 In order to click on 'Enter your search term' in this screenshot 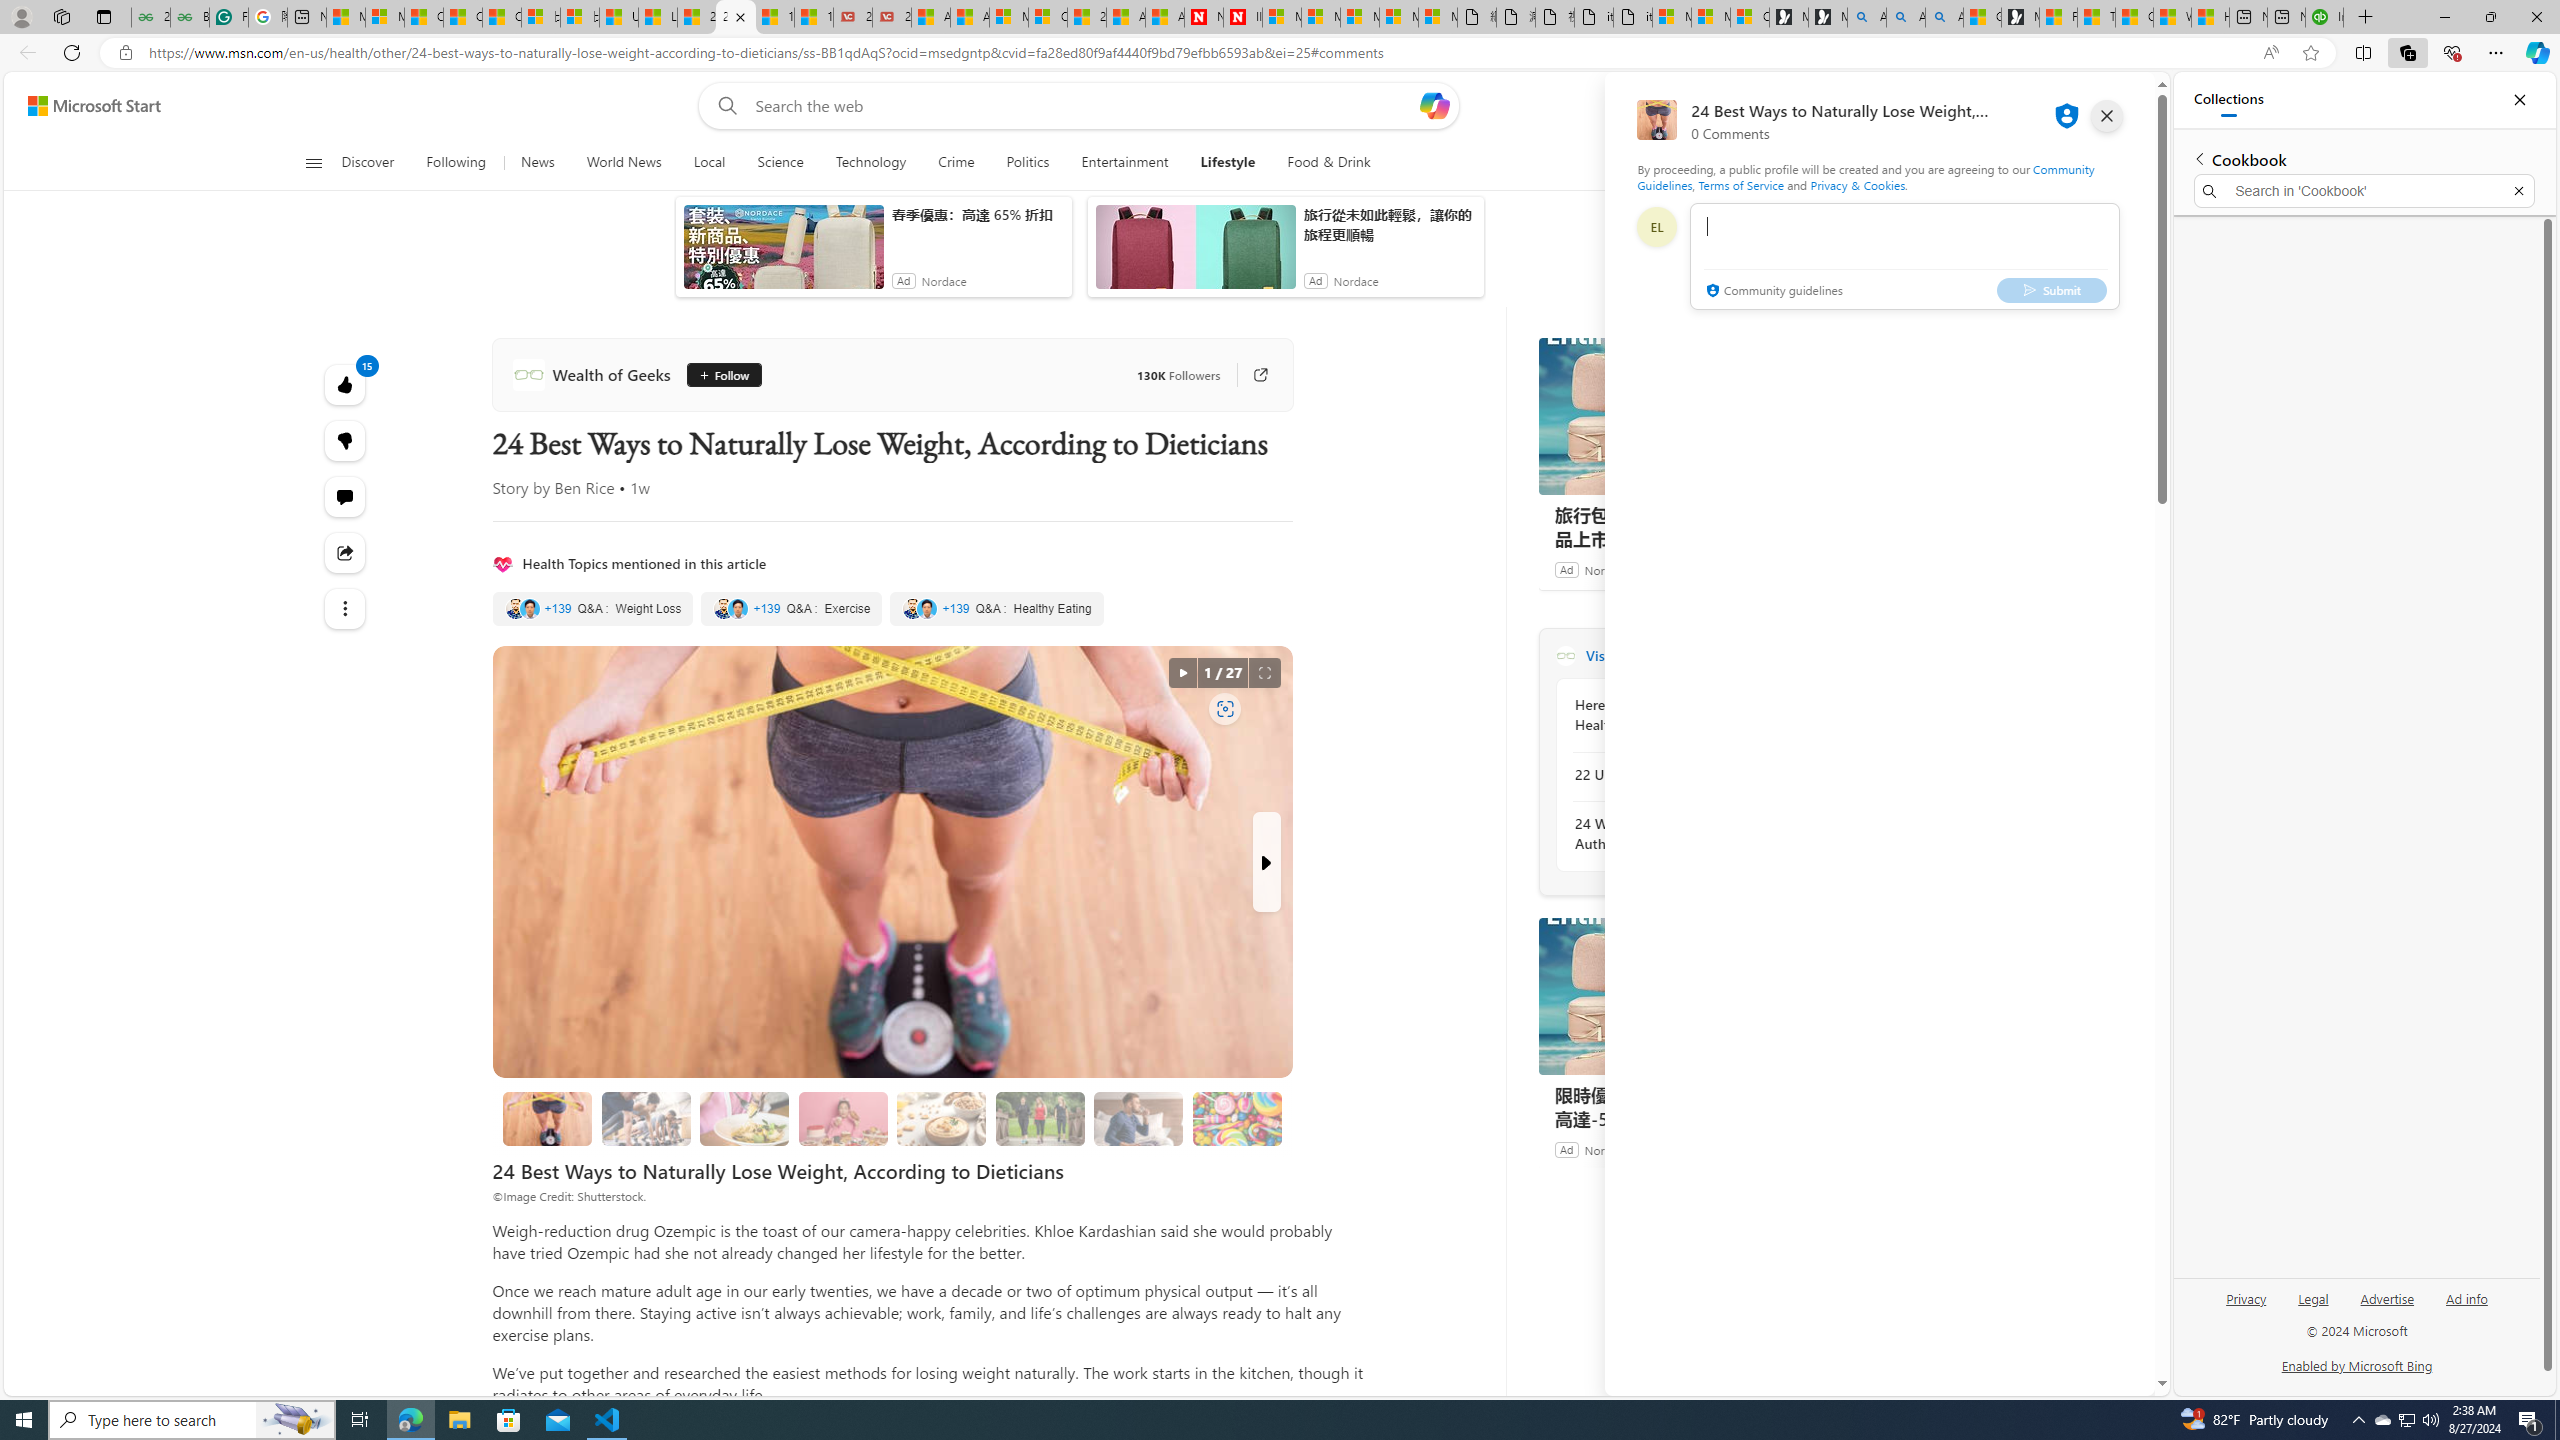, I will do `click(1084, 104)`.